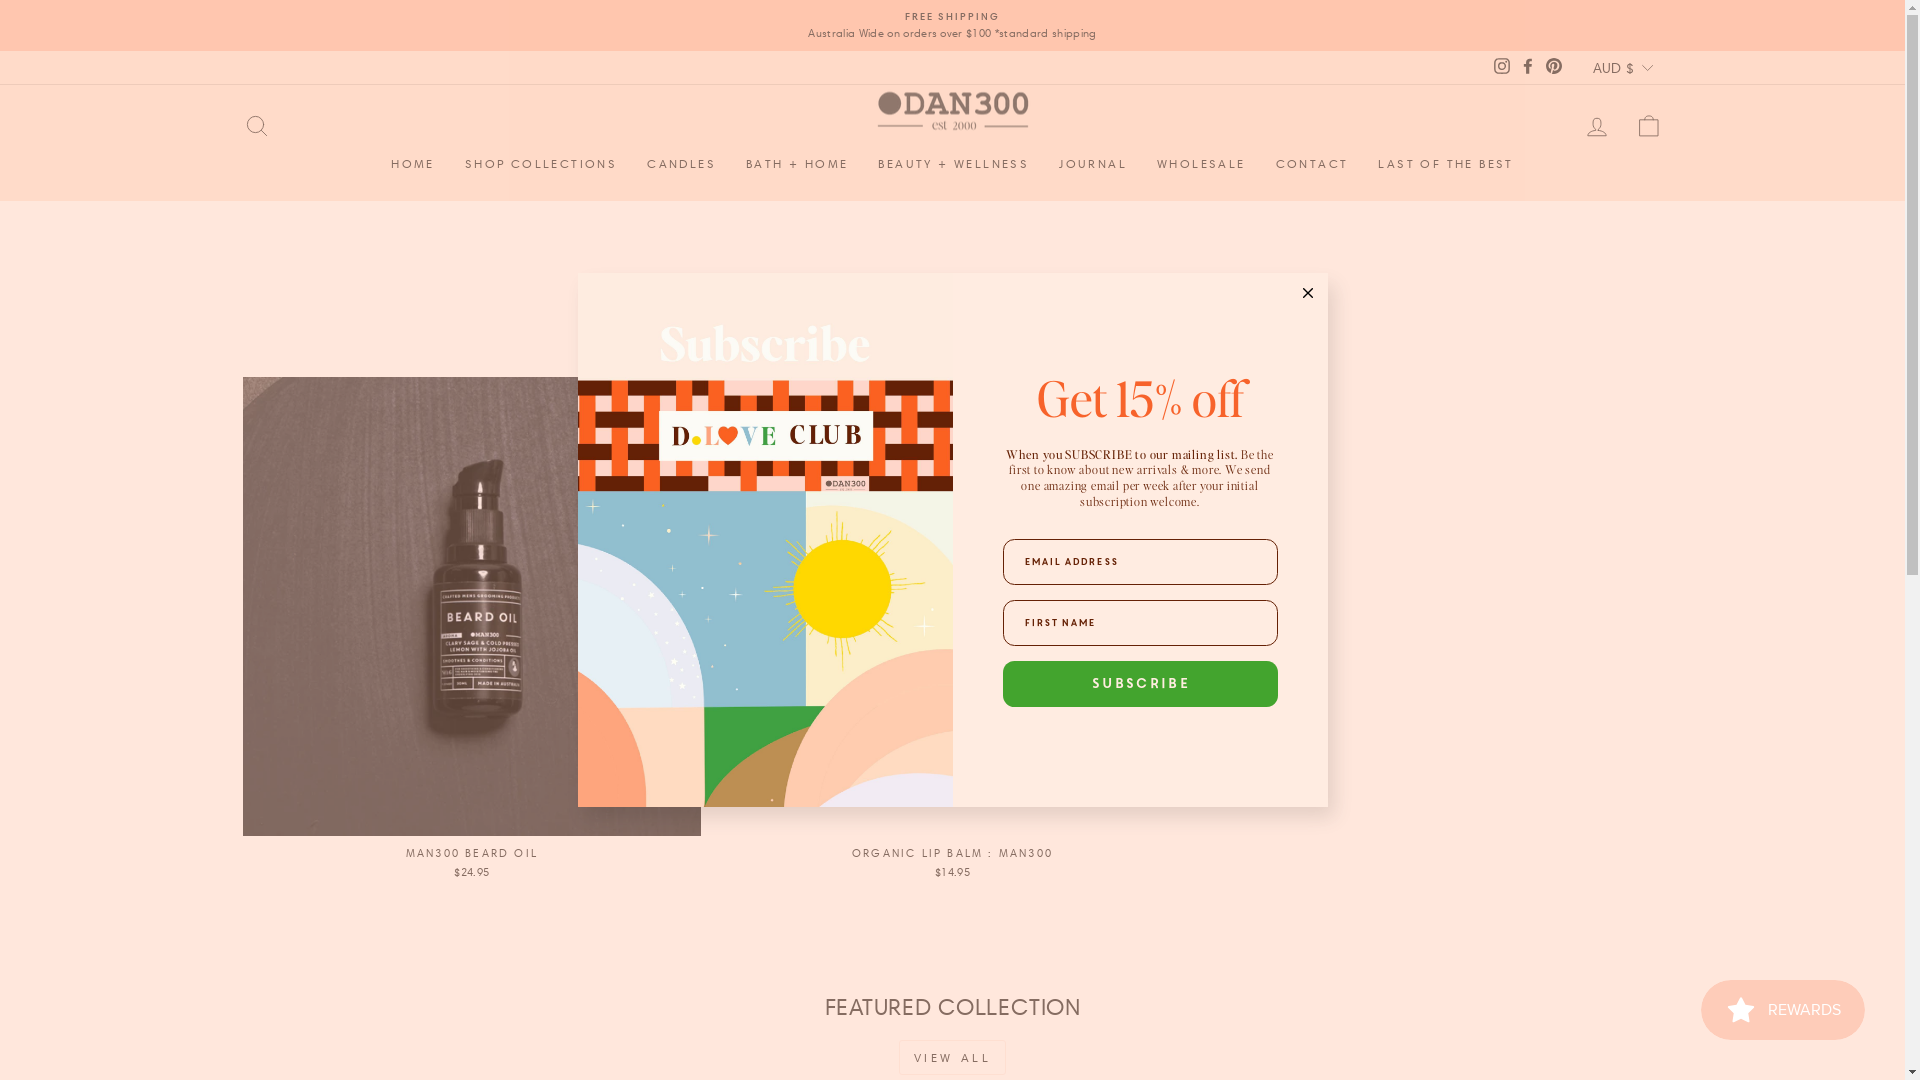  Describe the element at coordinates (1647, 126) in the screenshot. I see `'CART'` at that location.